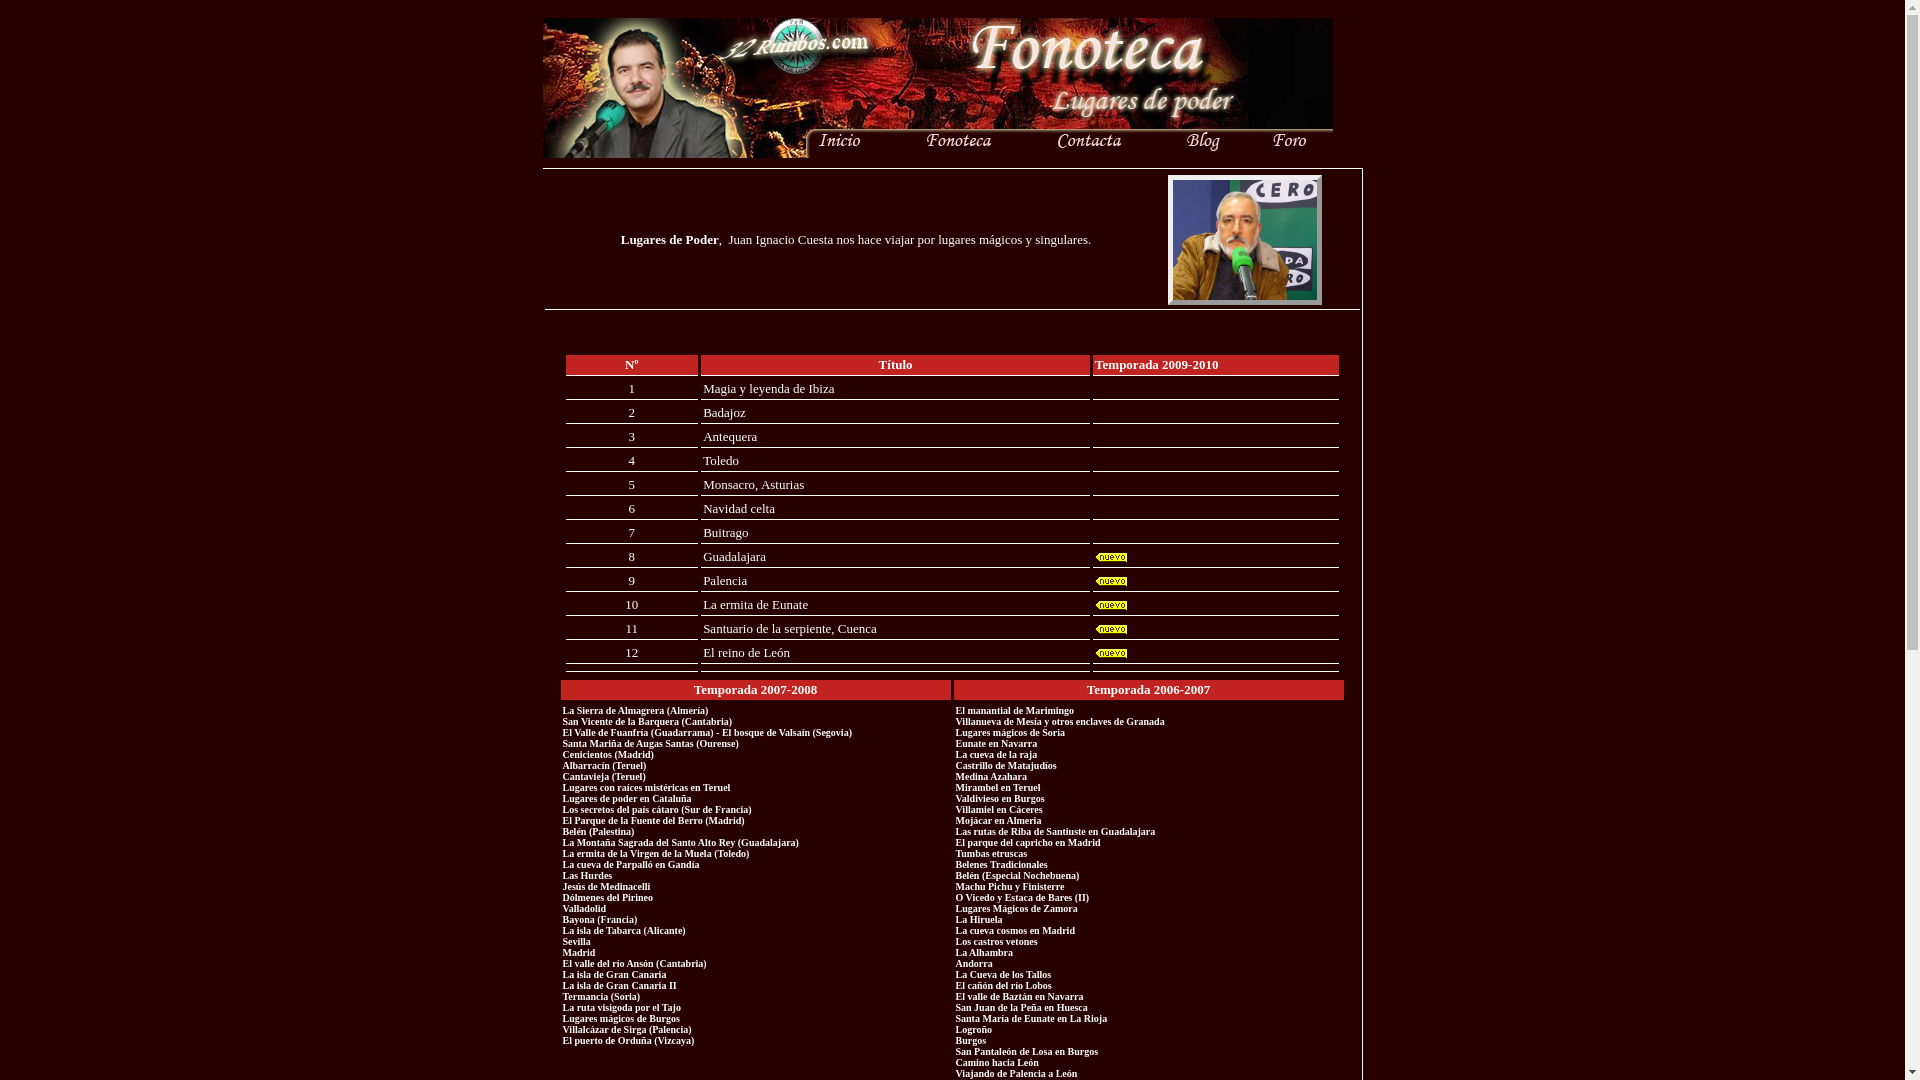  Describe the element at coordinates (584, 941) in the screenshot. I see `'Sevilla      '` at that location.